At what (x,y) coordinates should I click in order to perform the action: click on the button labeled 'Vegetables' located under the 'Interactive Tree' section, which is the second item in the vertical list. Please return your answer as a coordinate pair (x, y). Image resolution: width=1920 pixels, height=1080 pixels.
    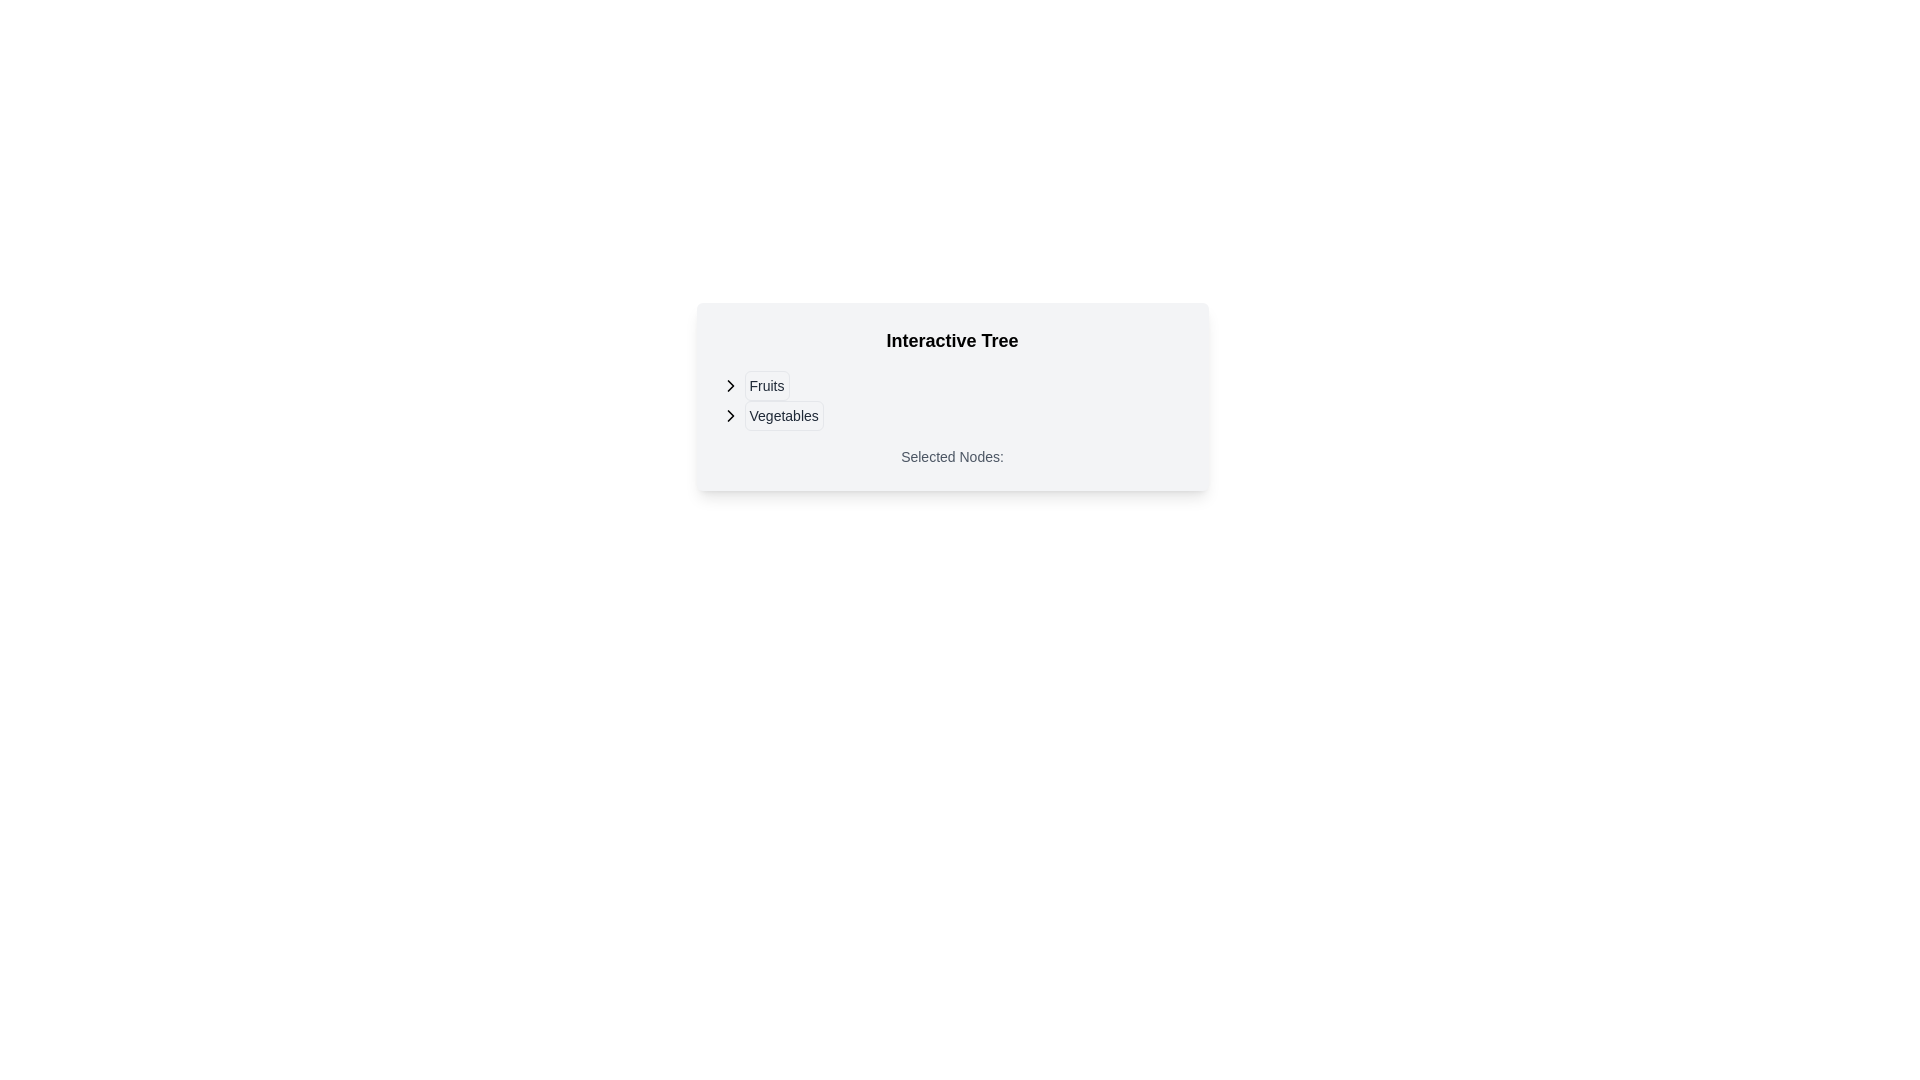
    Looking at the image, I should click on (782, 415).